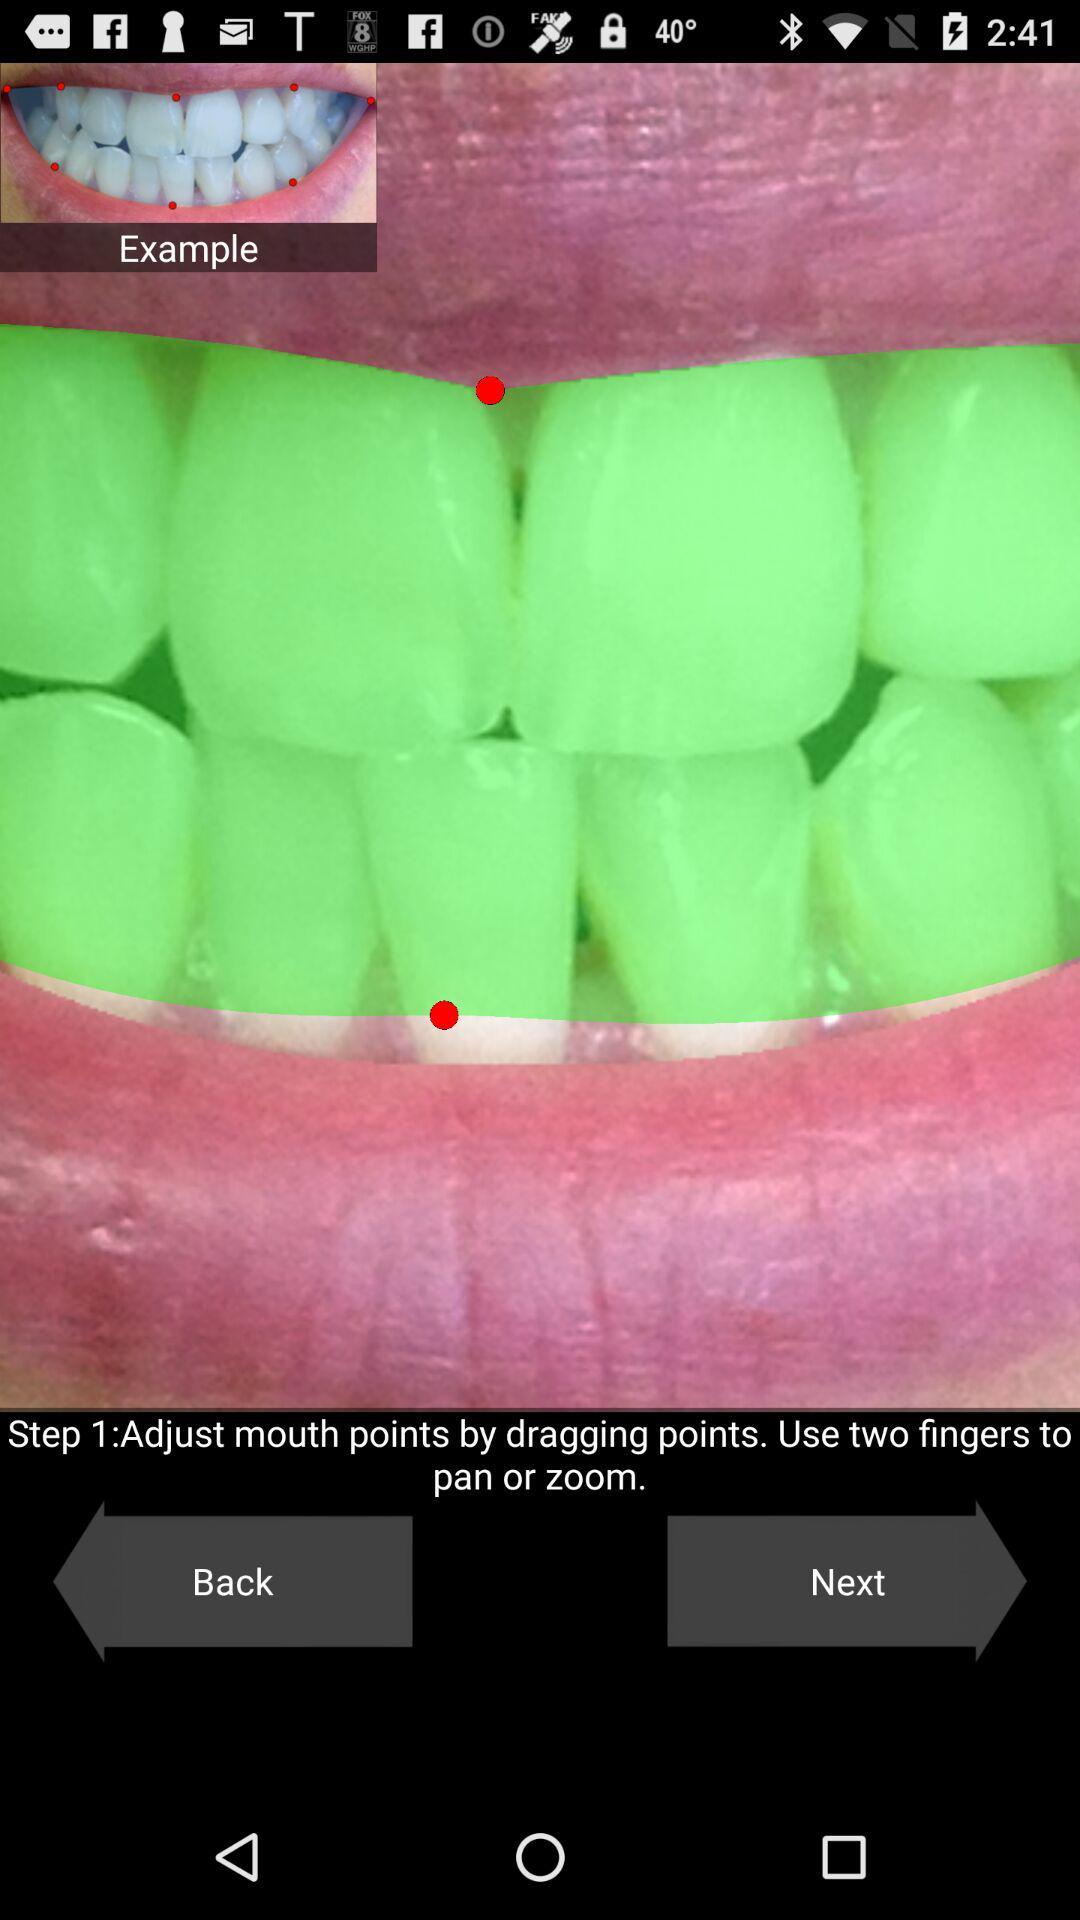  I want to click on the next at the bottom right corner, so click(847, 1580).